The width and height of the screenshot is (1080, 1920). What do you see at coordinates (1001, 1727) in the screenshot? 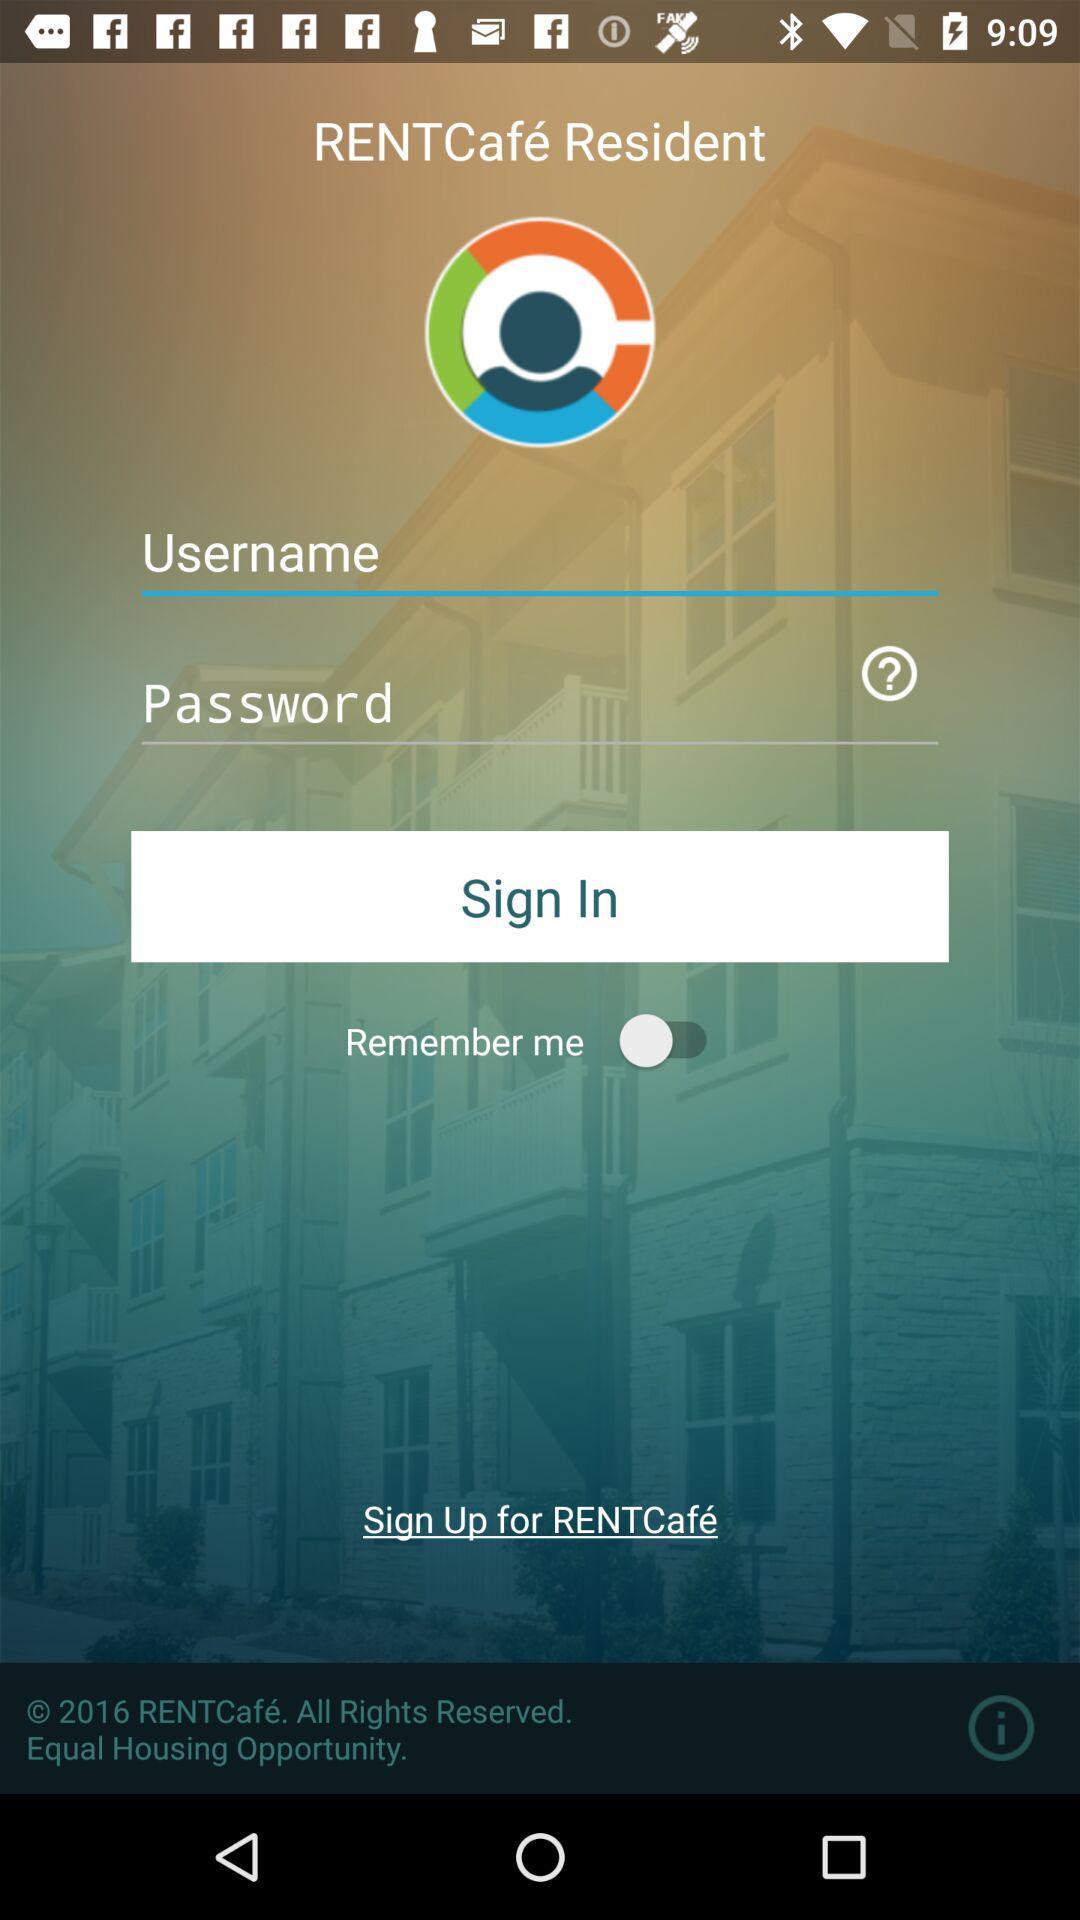
I see `show info` at bounding box center [1001, 1727].